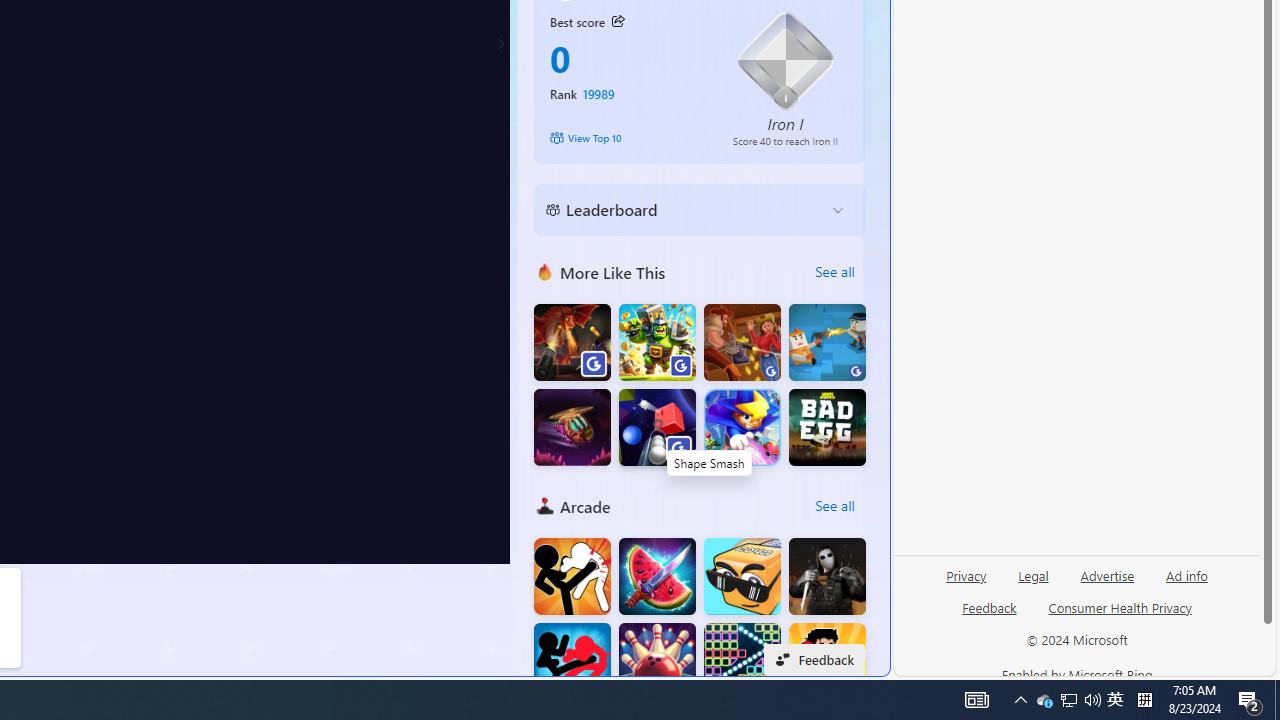 Image resolution: width=1280 pixels, height=720 pixels. What do you see at coordinates (741, 661) in the screenshot?
I see `'Bricks Breaker Deluxe Crusher'` at bounding box center [741, 661].